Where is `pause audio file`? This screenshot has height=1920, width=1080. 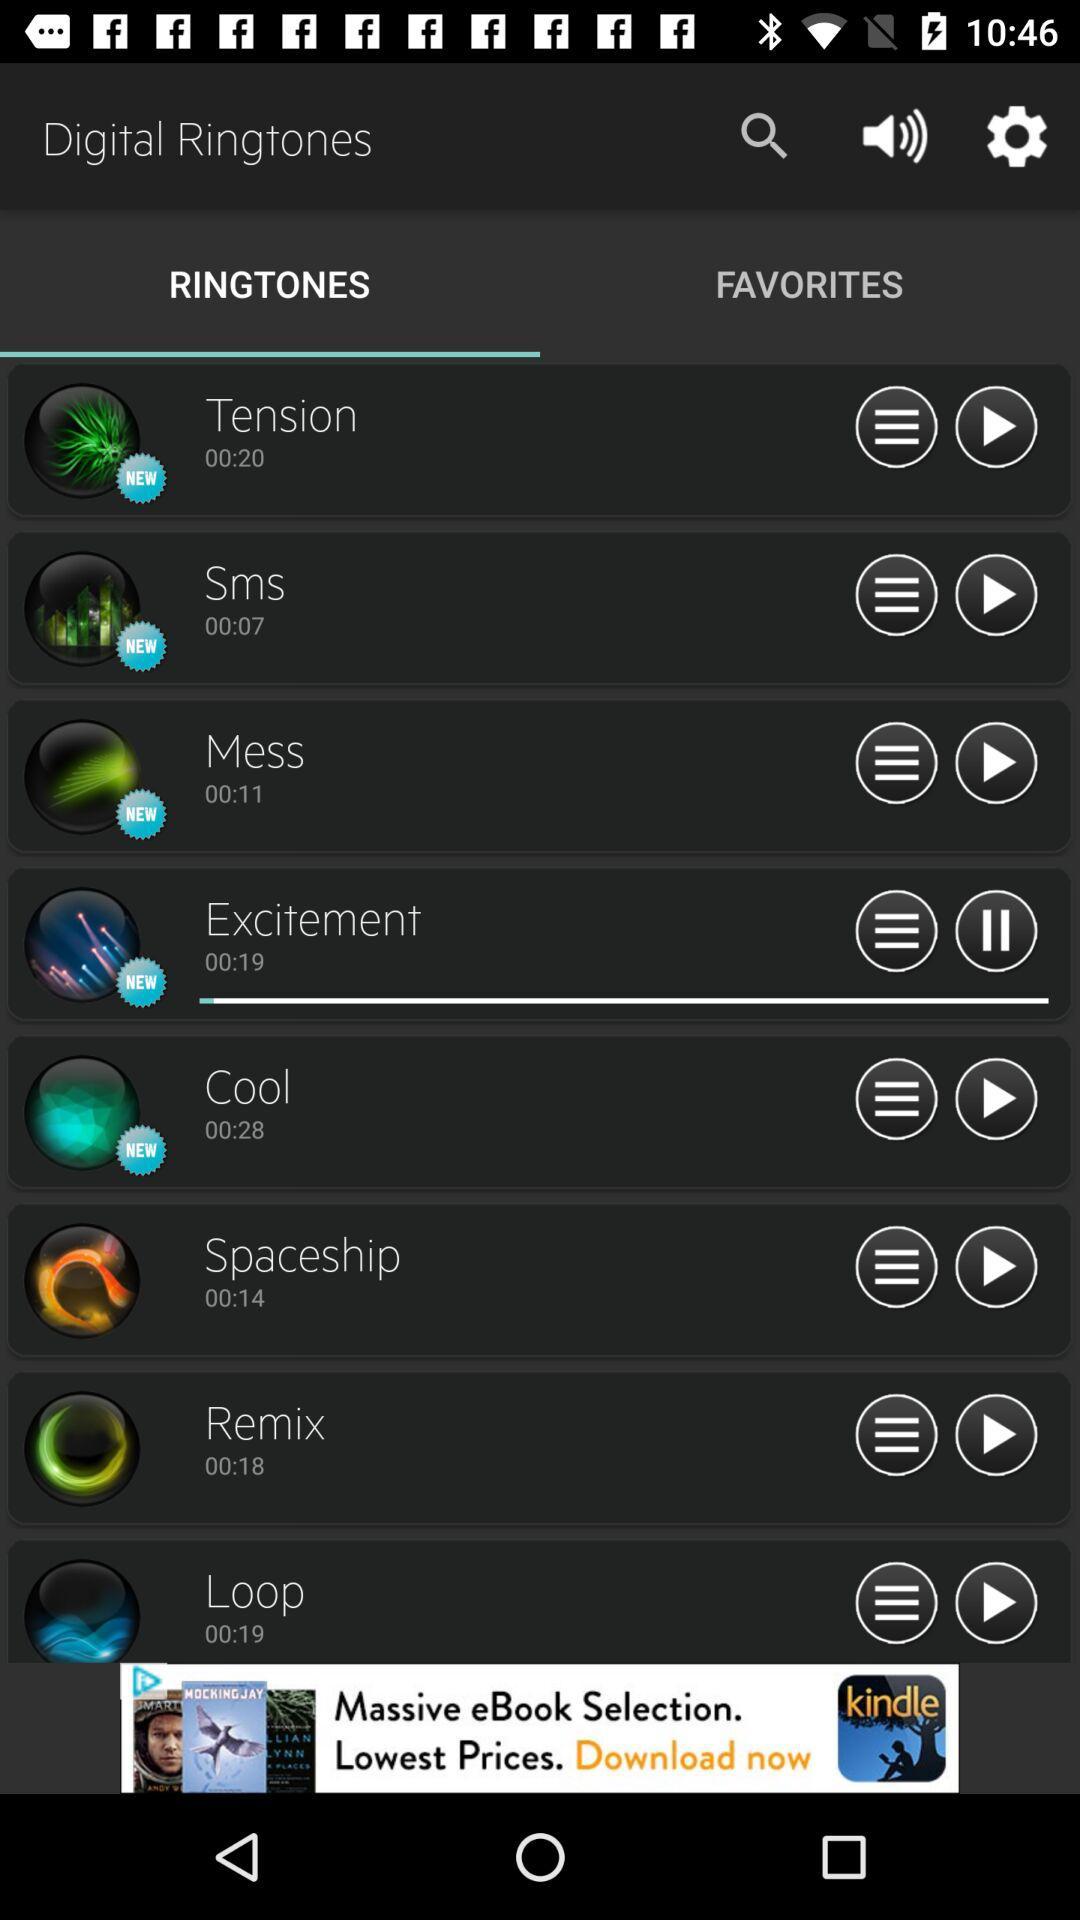 pause audio file is located at coordinates (995, 931).